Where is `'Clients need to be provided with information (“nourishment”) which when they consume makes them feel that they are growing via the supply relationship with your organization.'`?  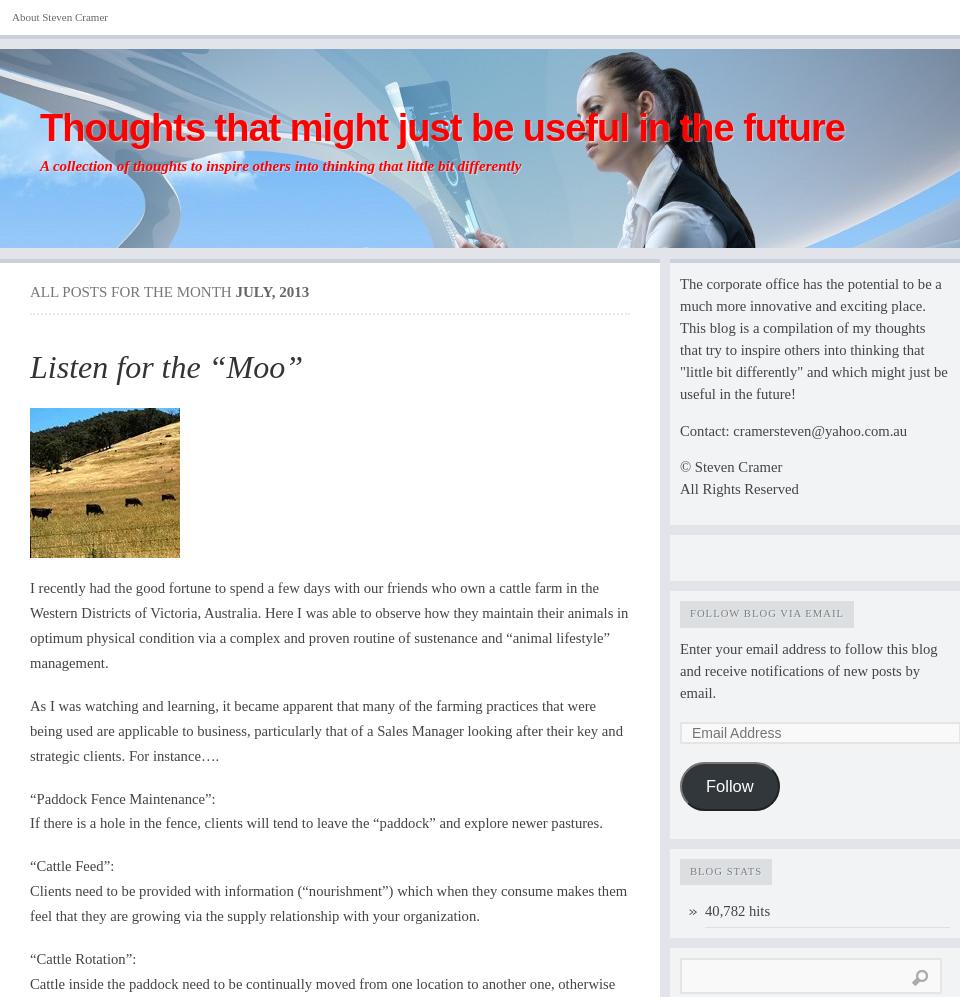
'Clients need to be provided with information (“nourishment”) which when they consume makes them feel that they are growing via the supply relationship with your organization.' is located at coordinates (328, 902).